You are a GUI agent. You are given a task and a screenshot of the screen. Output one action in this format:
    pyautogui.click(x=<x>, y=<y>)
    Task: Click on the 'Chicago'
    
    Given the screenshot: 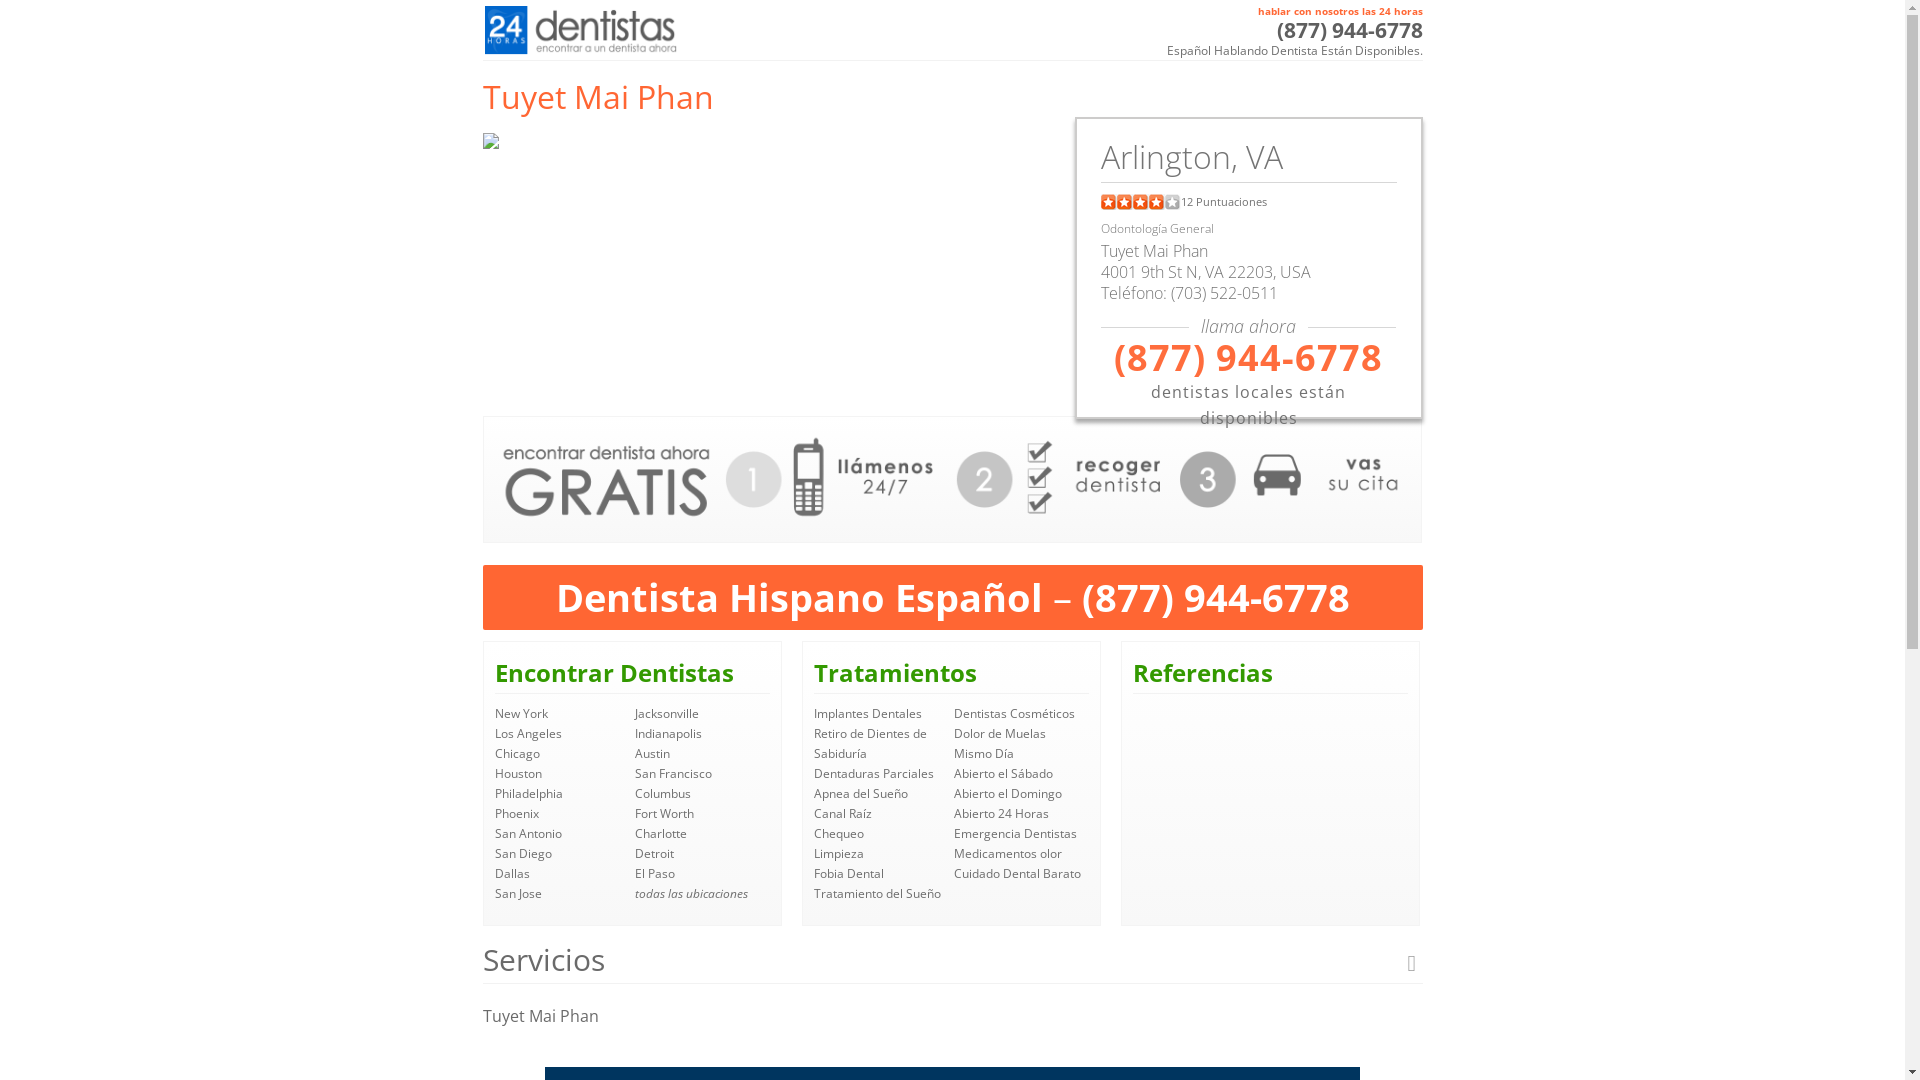 What is the action you would take?
    pyautogui.click(x=516, y=753)
    